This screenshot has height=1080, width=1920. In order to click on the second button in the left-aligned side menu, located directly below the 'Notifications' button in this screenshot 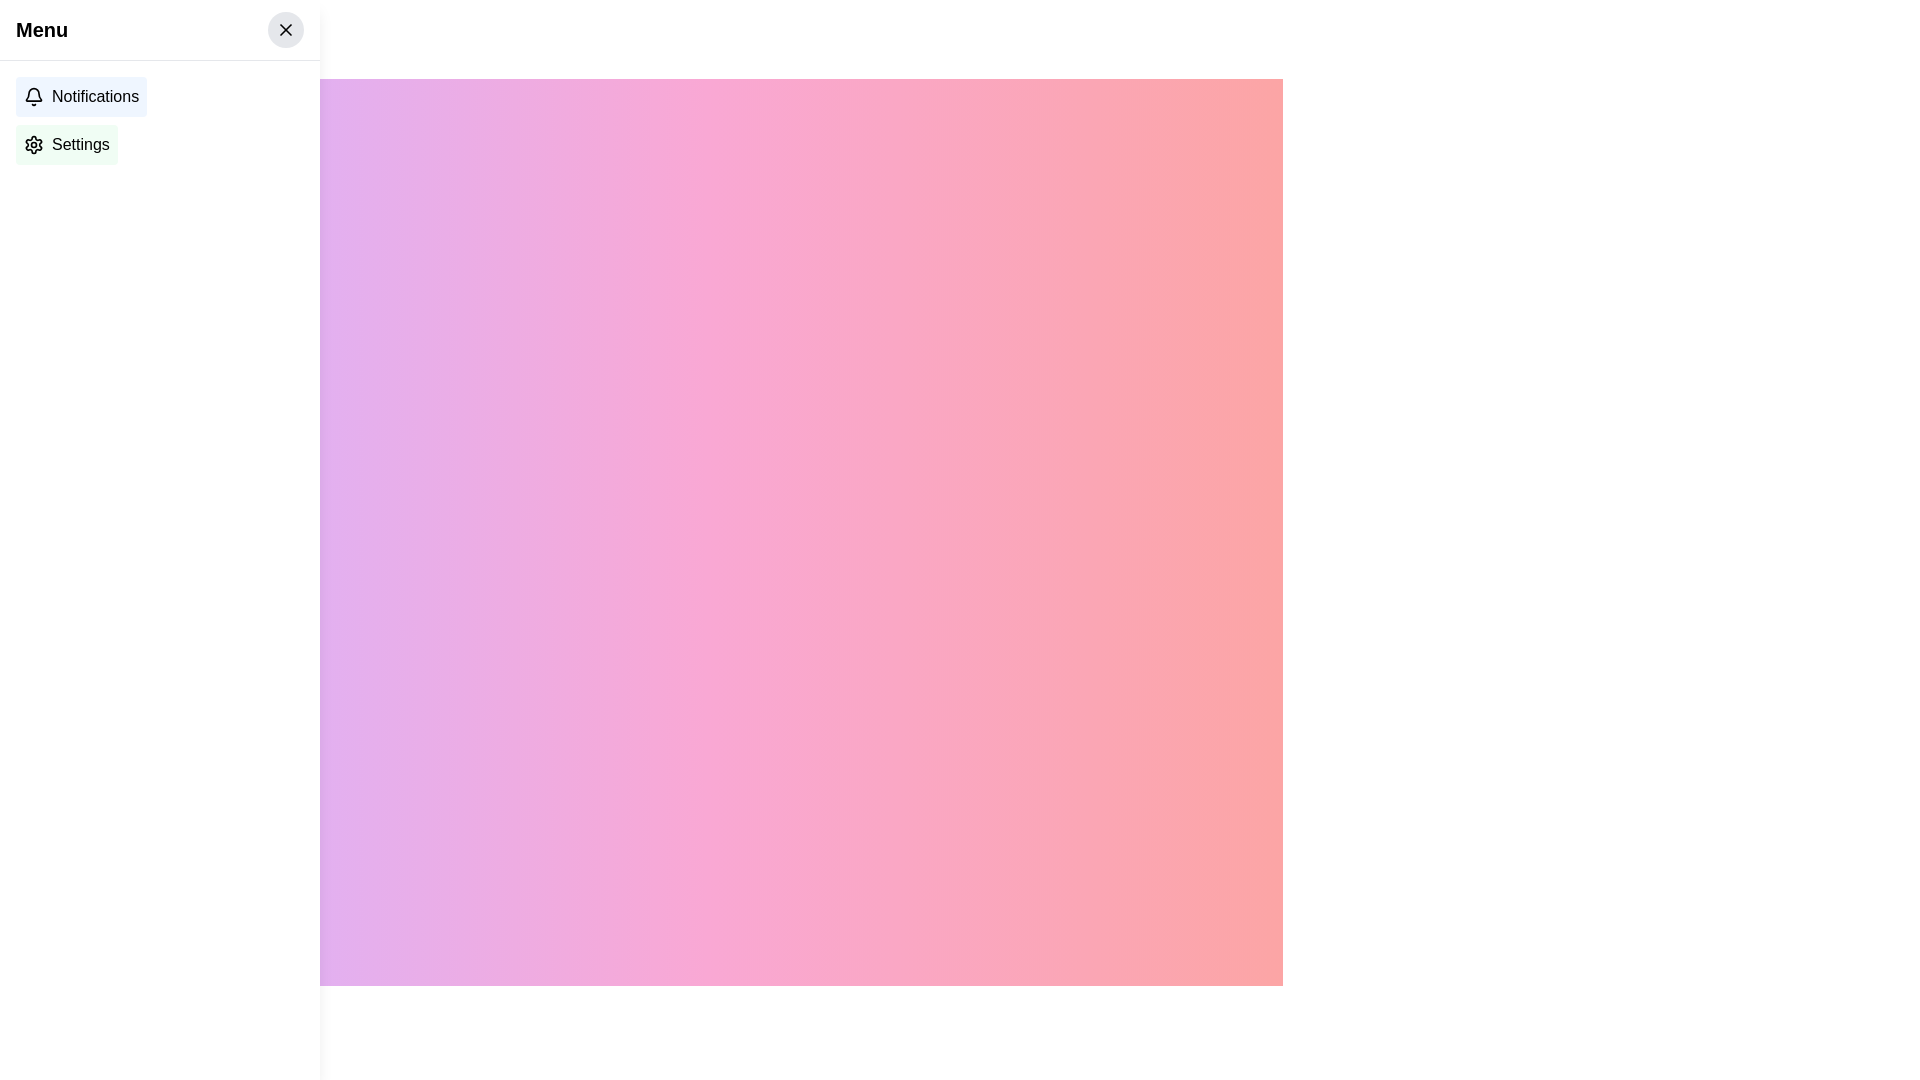, I will do `click(66, 144)`.